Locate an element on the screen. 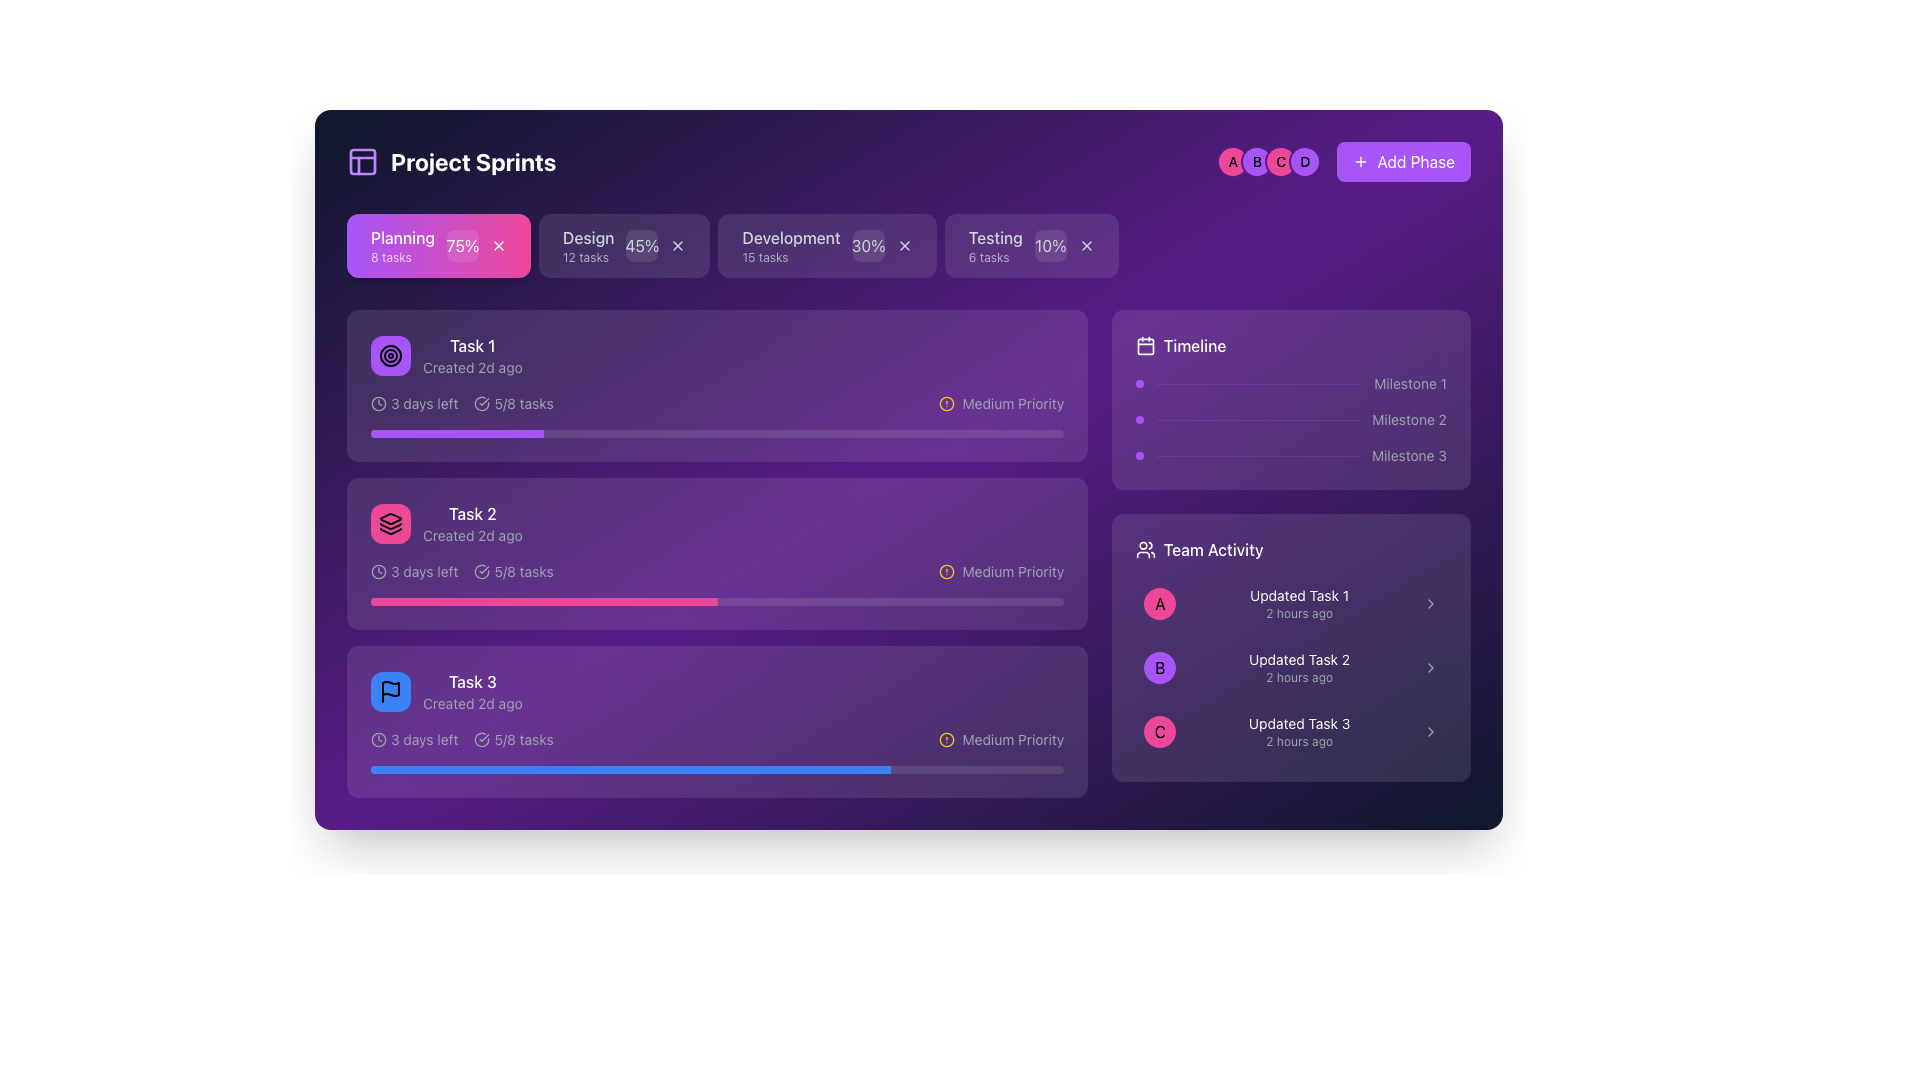  the button that enables the user to add a new phase to the project, located at the top-right corner adjacent to circular icons labeled 'A', 'B', 'C', and 'D' is located at coordinates (1403, 161).